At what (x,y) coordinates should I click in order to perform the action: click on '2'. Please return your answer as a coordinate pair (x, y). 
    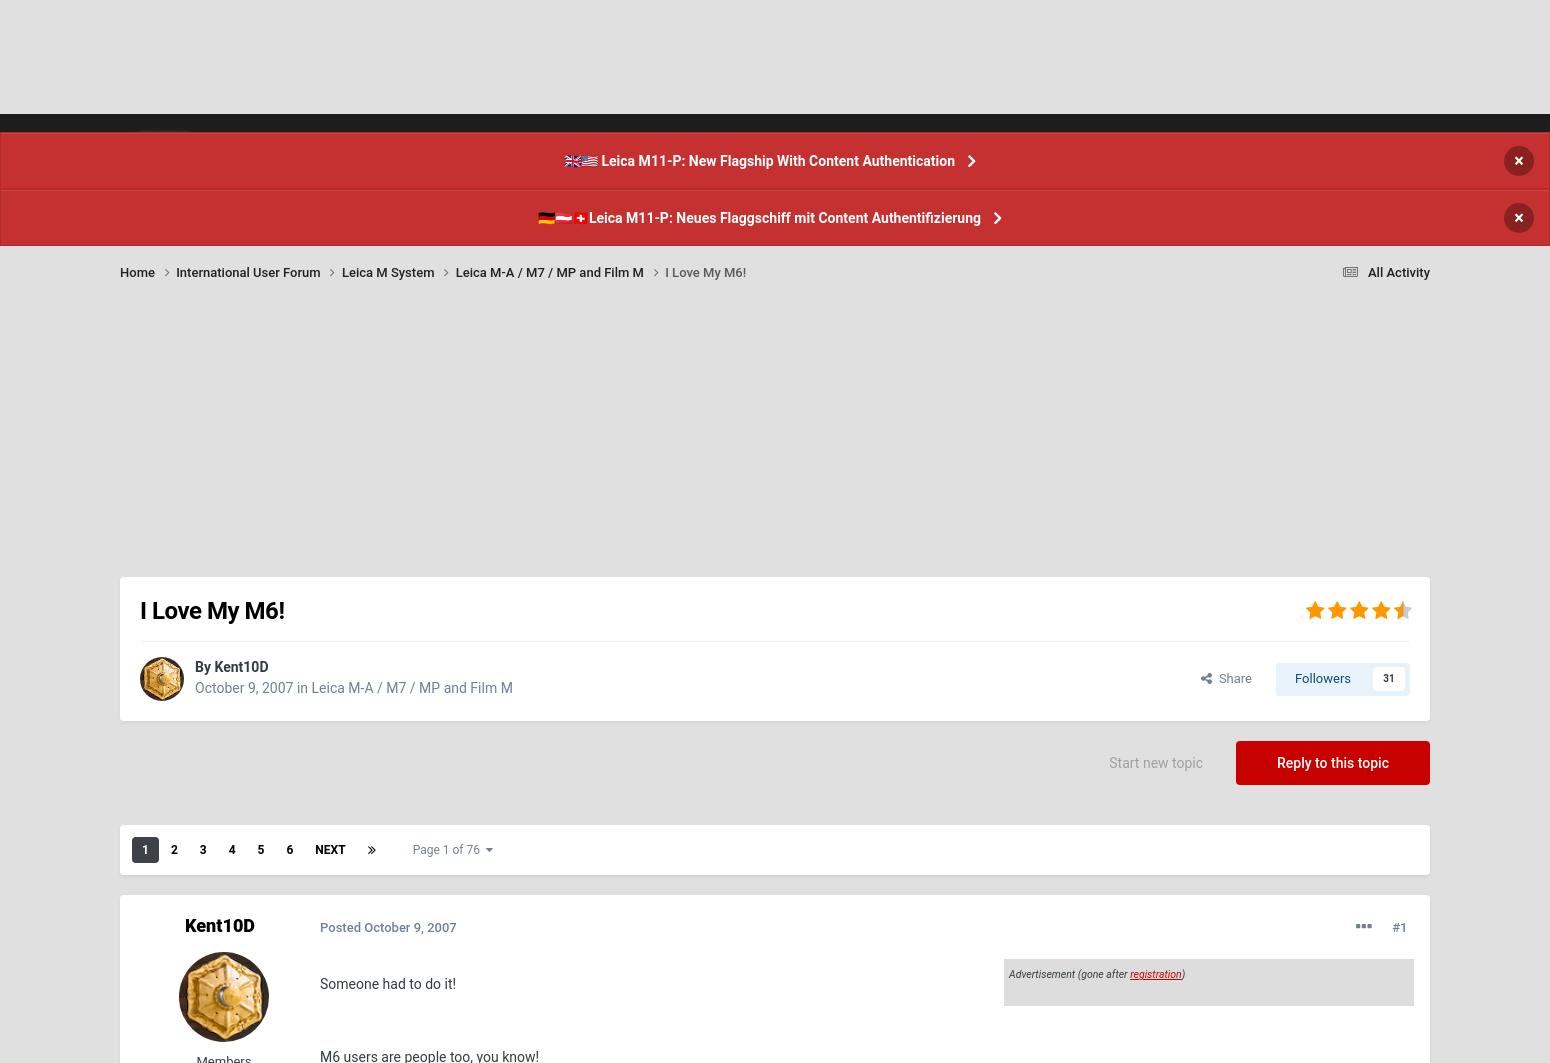
    Looking at the image, I should click on (172, 899).